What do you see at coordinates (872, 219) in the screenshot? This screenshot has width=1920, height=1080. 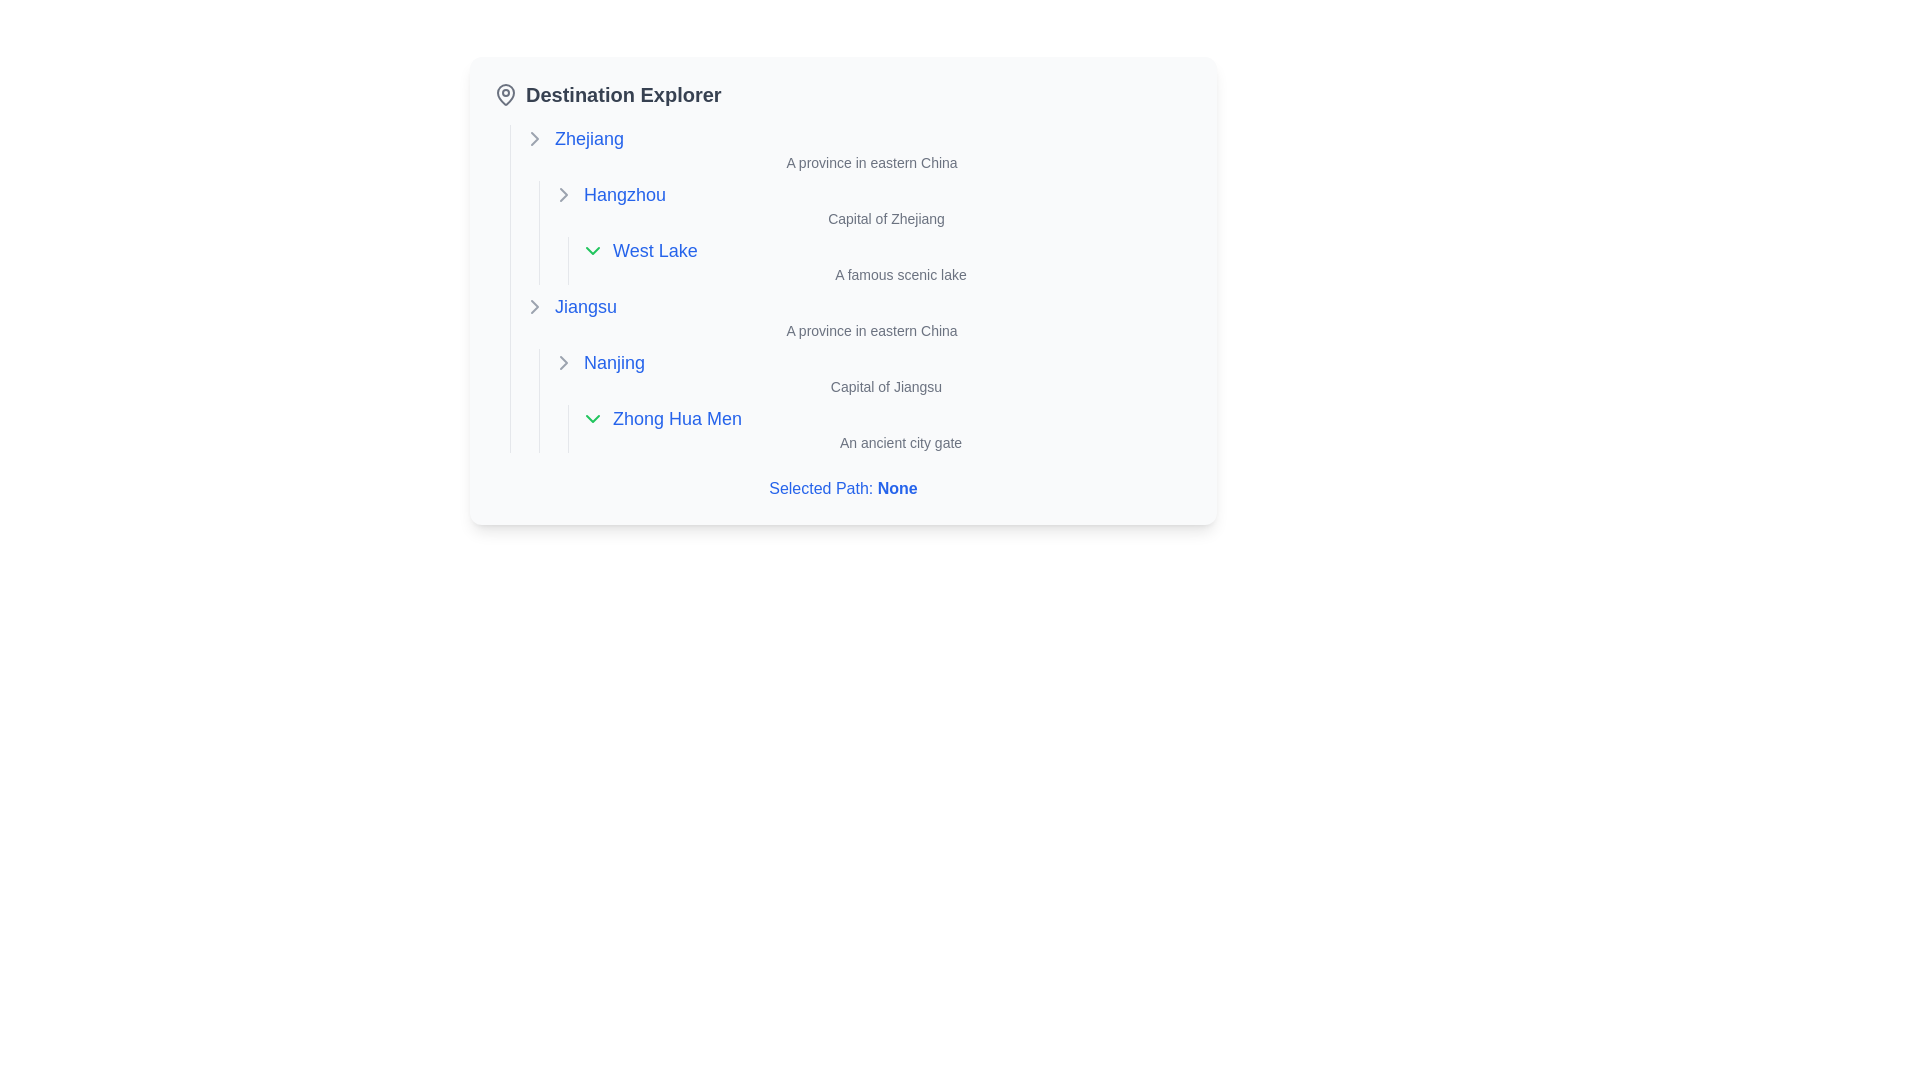 I see `descriptive subtitle or additional information provided by the Text label located under the title 'Hangzhou'` at bounding box center [872, 219].